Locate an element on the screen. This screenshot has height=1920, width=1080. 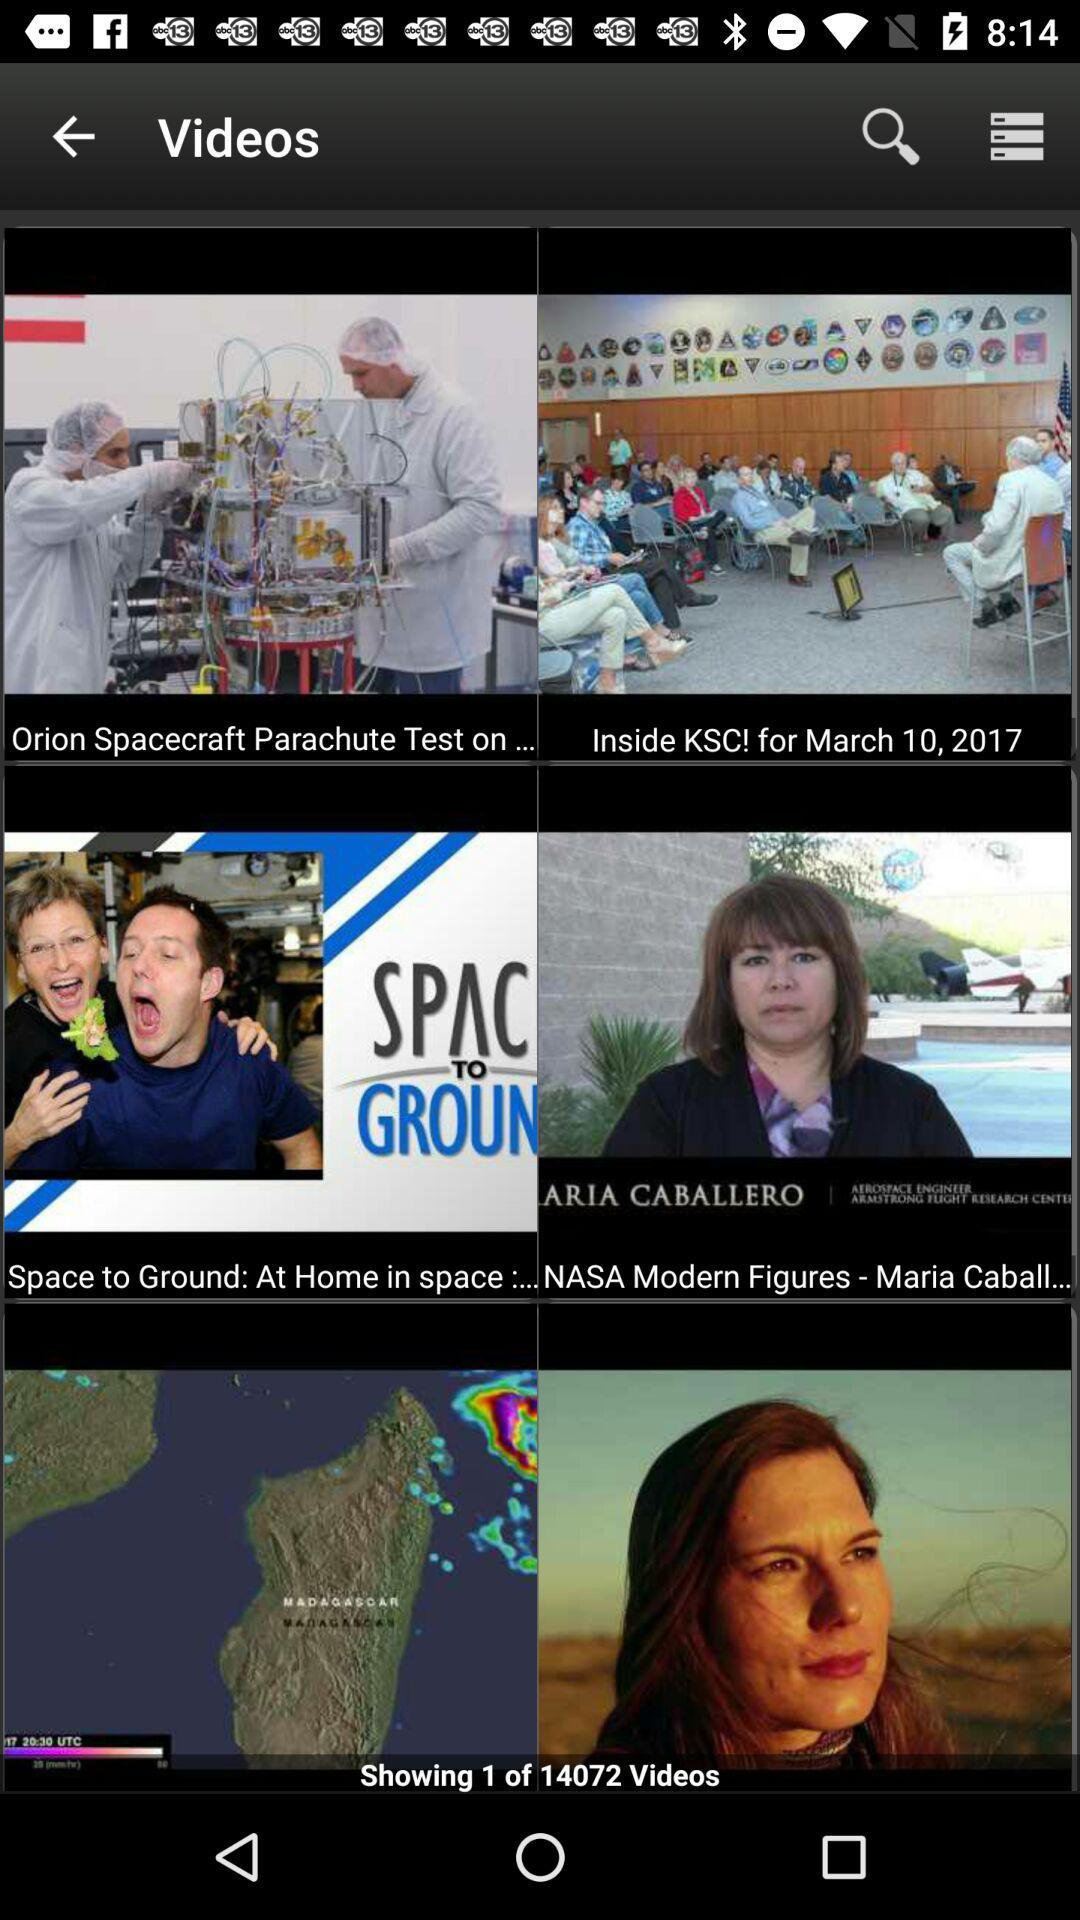
app next to videos item is located at coordinates (890, 135).